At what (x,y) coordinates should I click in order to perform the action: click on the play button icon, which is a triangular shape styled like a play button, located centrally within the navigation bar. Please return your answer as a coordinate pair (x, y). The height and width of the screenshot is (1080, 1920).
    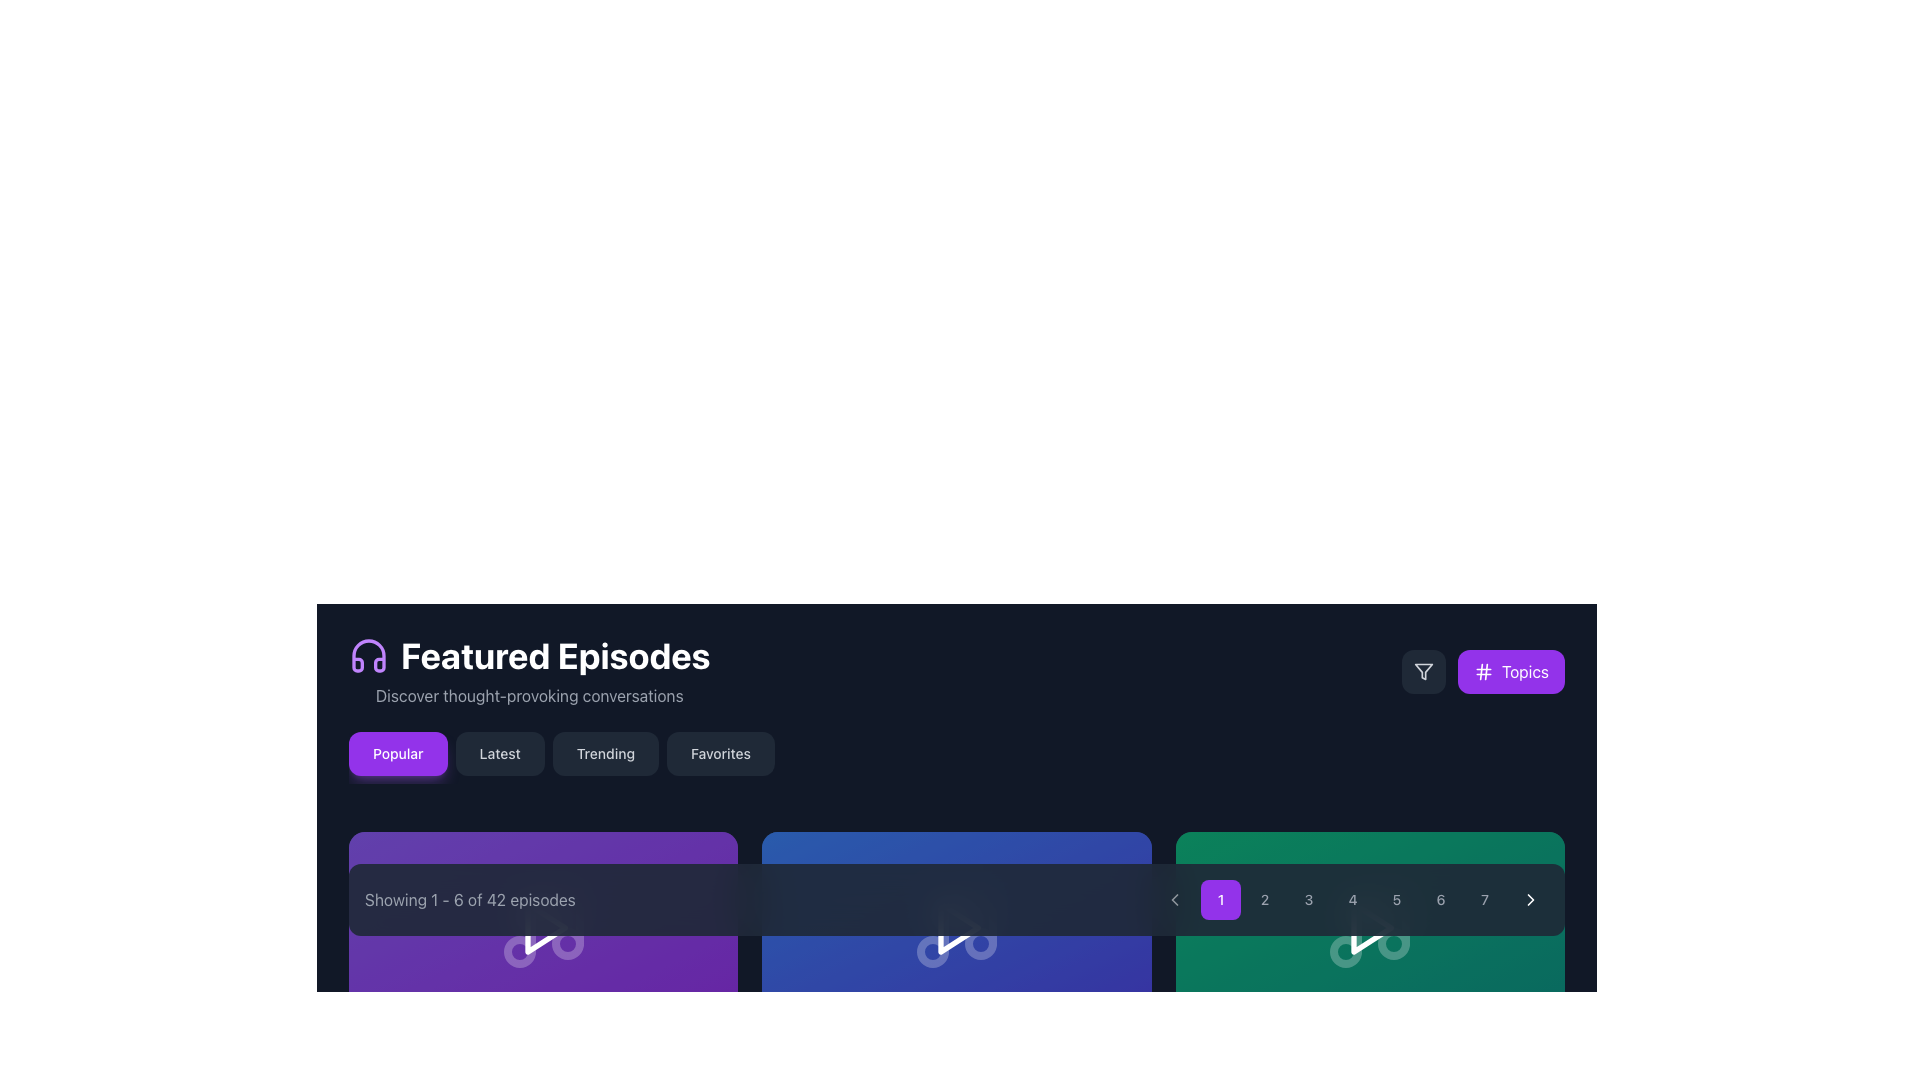
    Looking at the image, I should click on (546, 928).